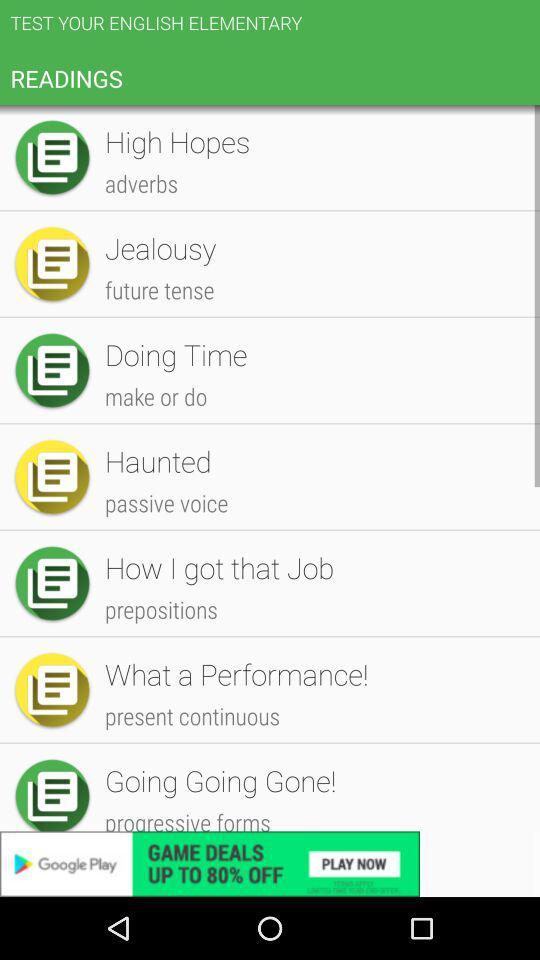 The height and width of the screenshot is (960, 540). I want to click on the multiplayer app, so click(312, 384).